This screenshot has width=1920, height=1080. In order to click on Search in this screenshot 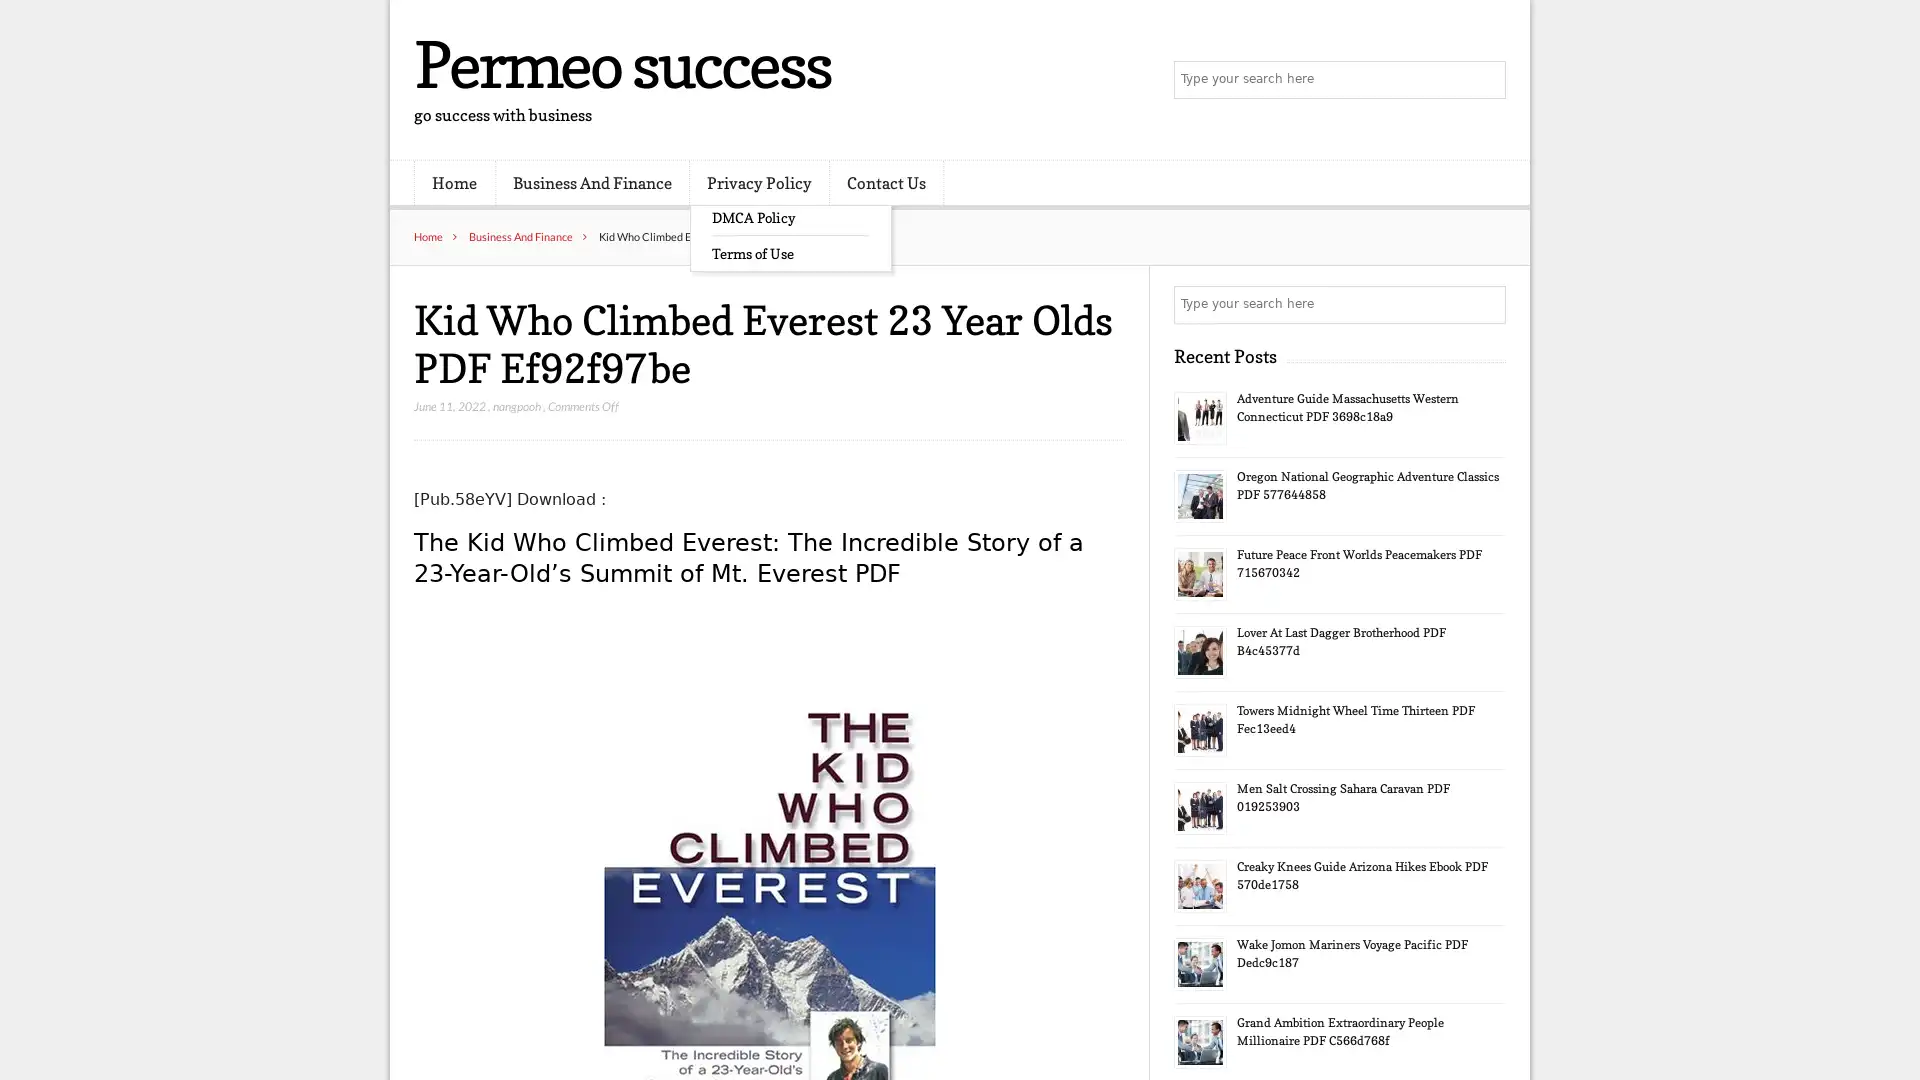, I will do `click(1485, 80)`.